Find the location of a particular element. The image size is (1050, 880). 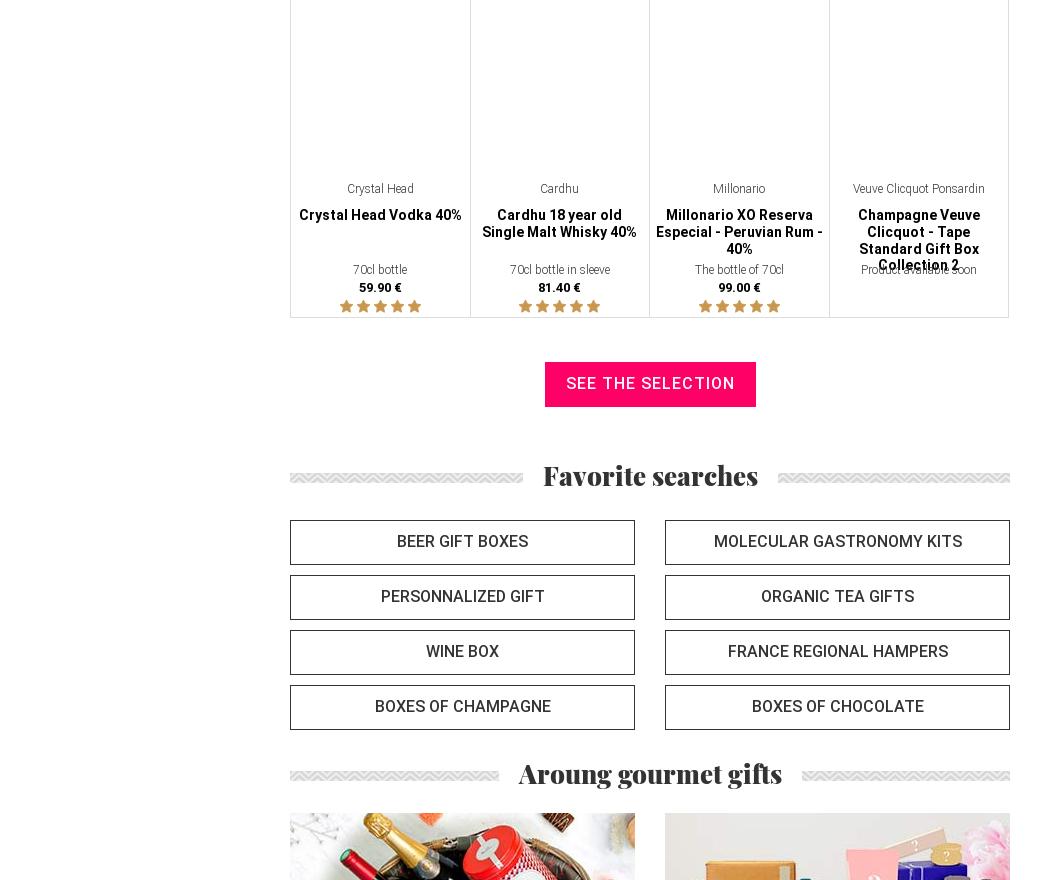

'70cl bottle in sleeve' is located at coordinates (559, 269).